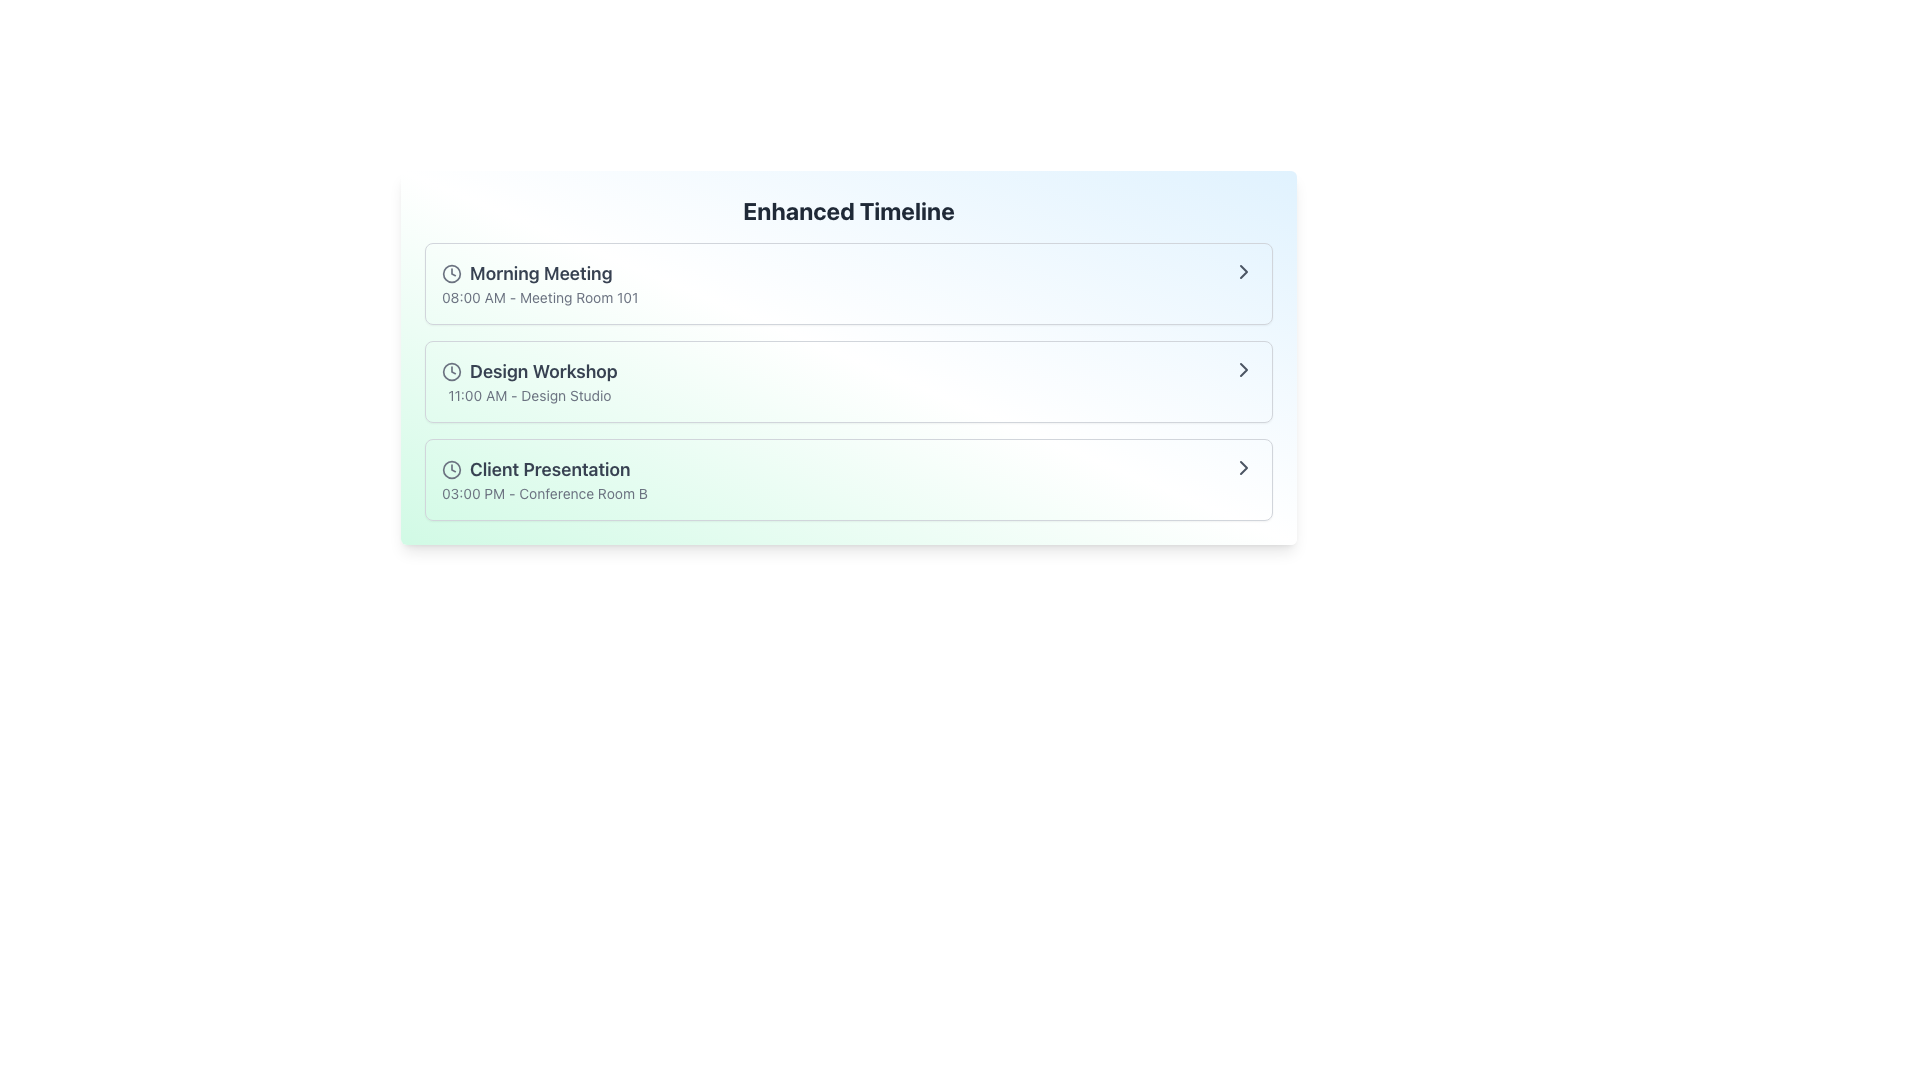  I want to click on the chevron icon button for the 'Morning Meeting' event, so click(1242, 272).